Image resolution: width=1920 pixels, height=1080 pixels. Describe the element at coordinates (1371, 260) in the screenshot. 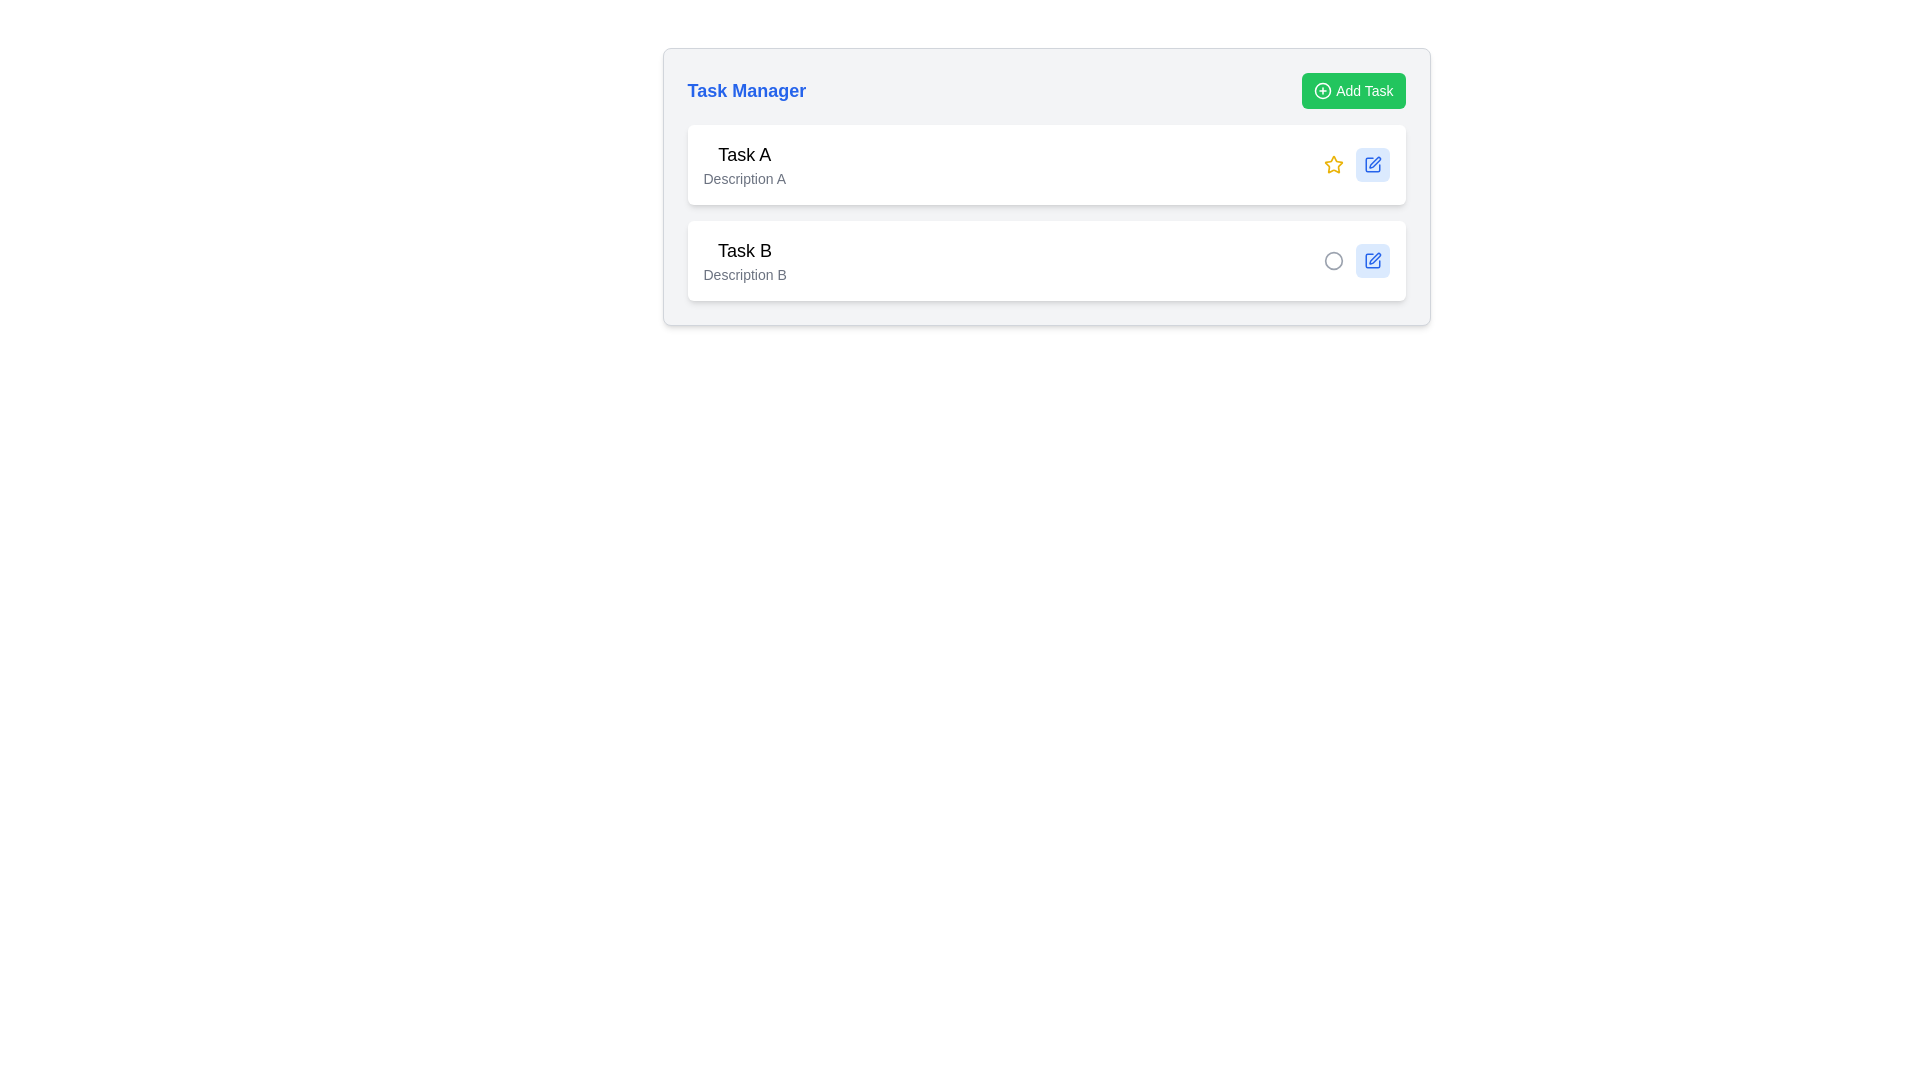

I see `the blue outlined square icon with a pen overlay, located to the right of 'Task A' and adjacent to the star icon` at that location.